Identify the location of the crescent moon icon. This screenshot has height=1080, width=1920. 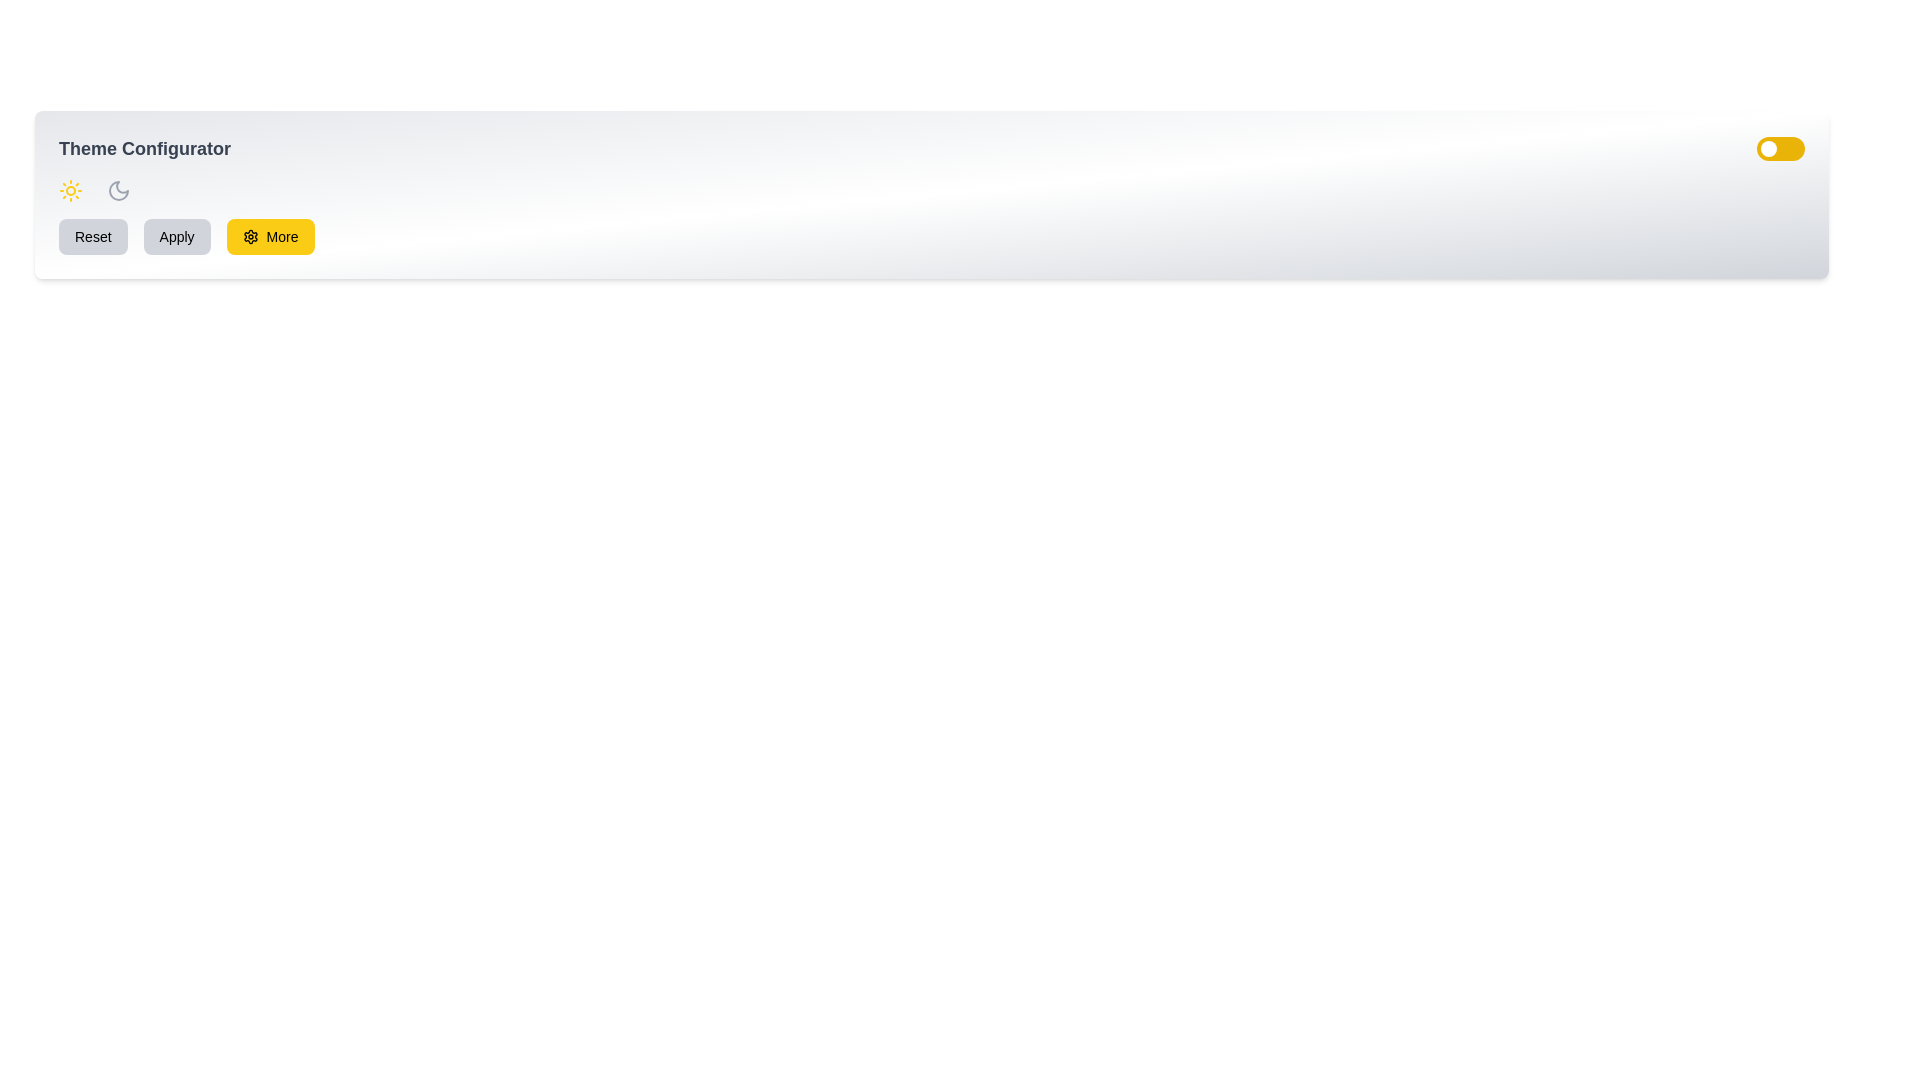
(118, 191).